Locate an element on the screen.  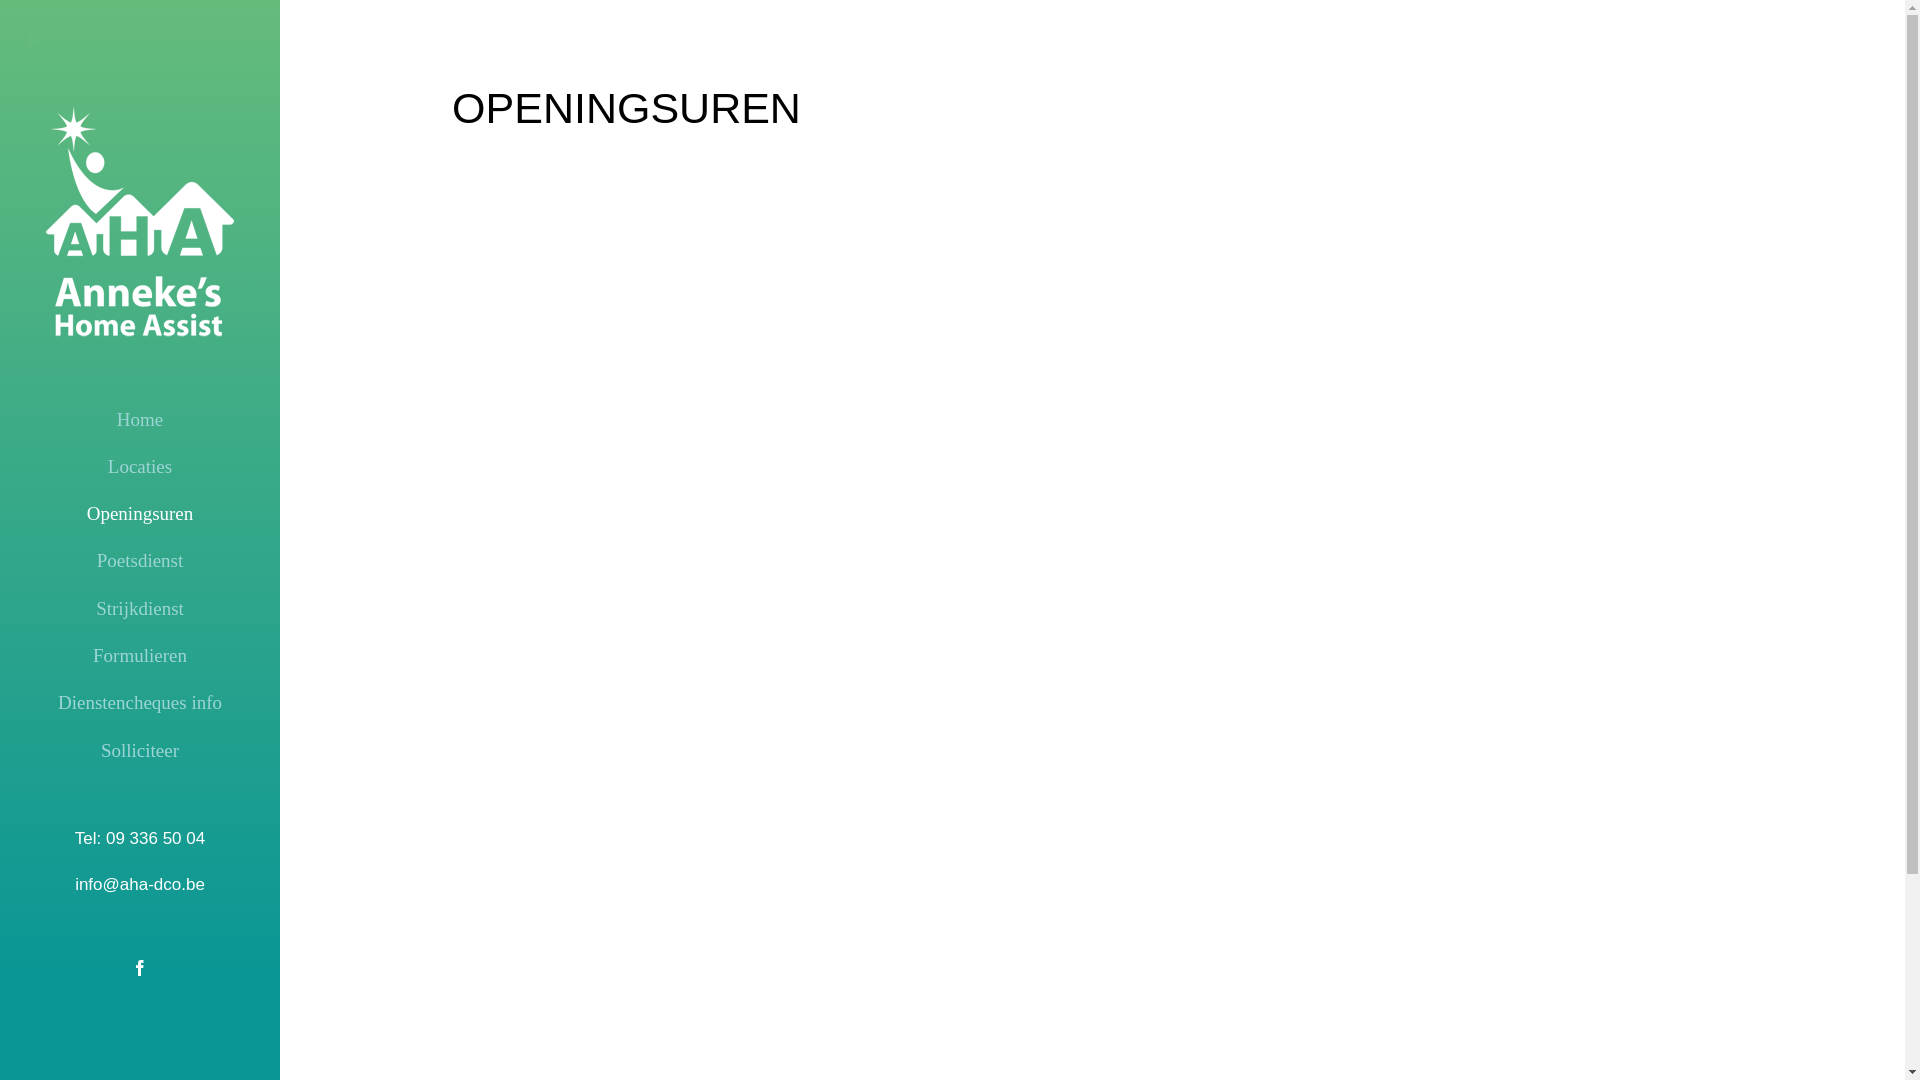
'Strijkdienst' is located at coordinates (138, 608).